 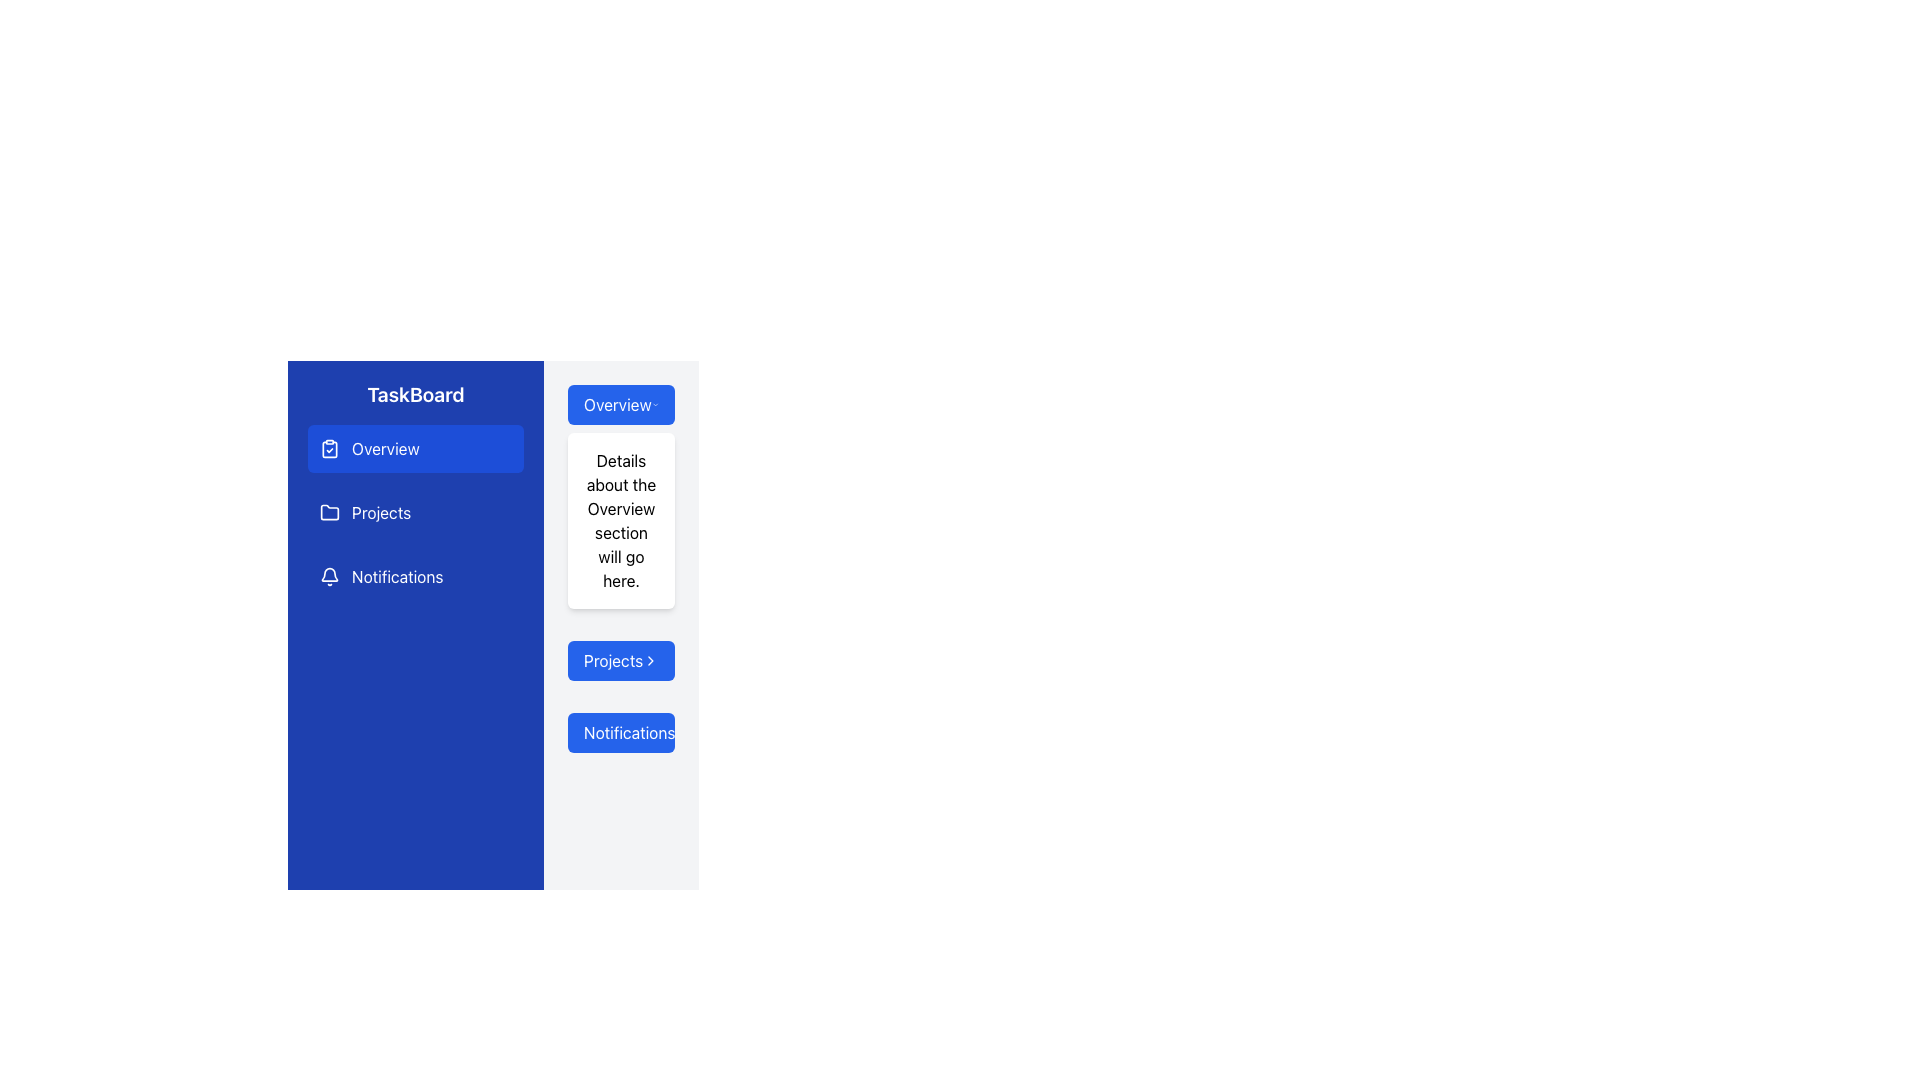 What do you see at coordinates (330, 511) in the screenshot?
I see `the 'Projects' menu icon located in the left navigation panel next to the text label 'Projects'` at bounding box center [330, 511].